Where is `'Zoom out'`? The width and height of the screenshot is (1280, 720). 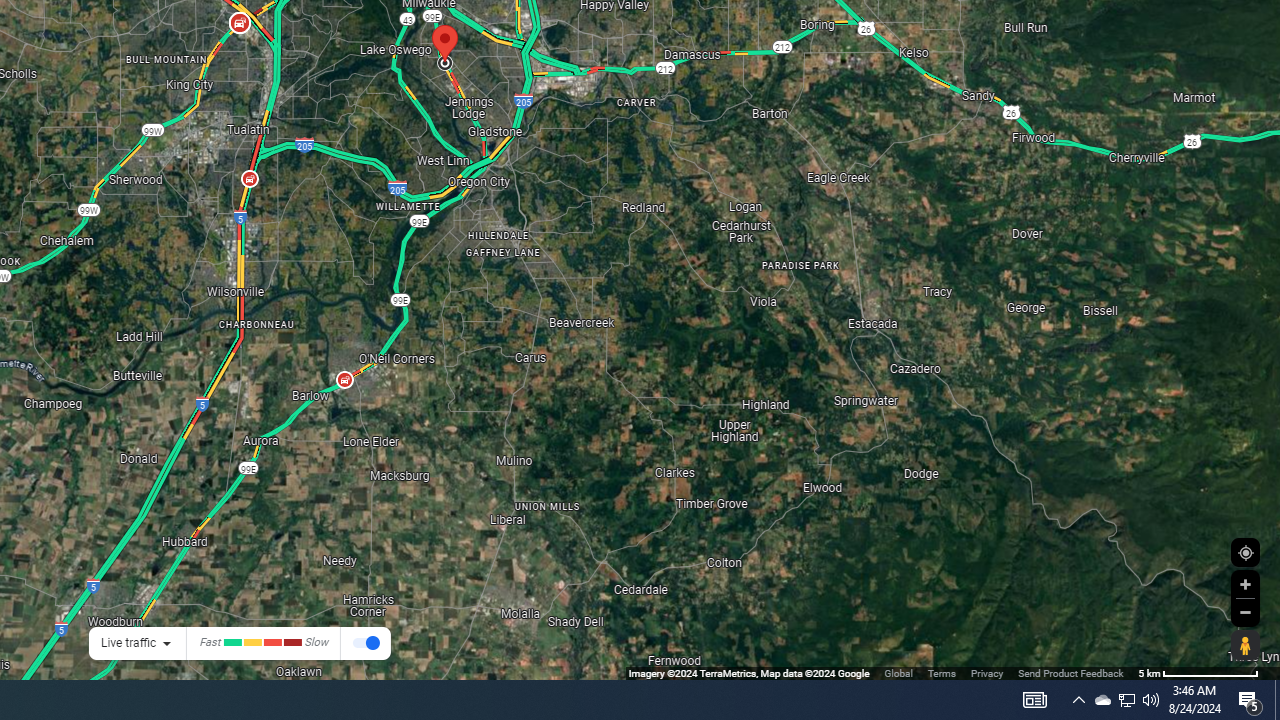 'Zoom out' is located at coordinates (1244, 611).